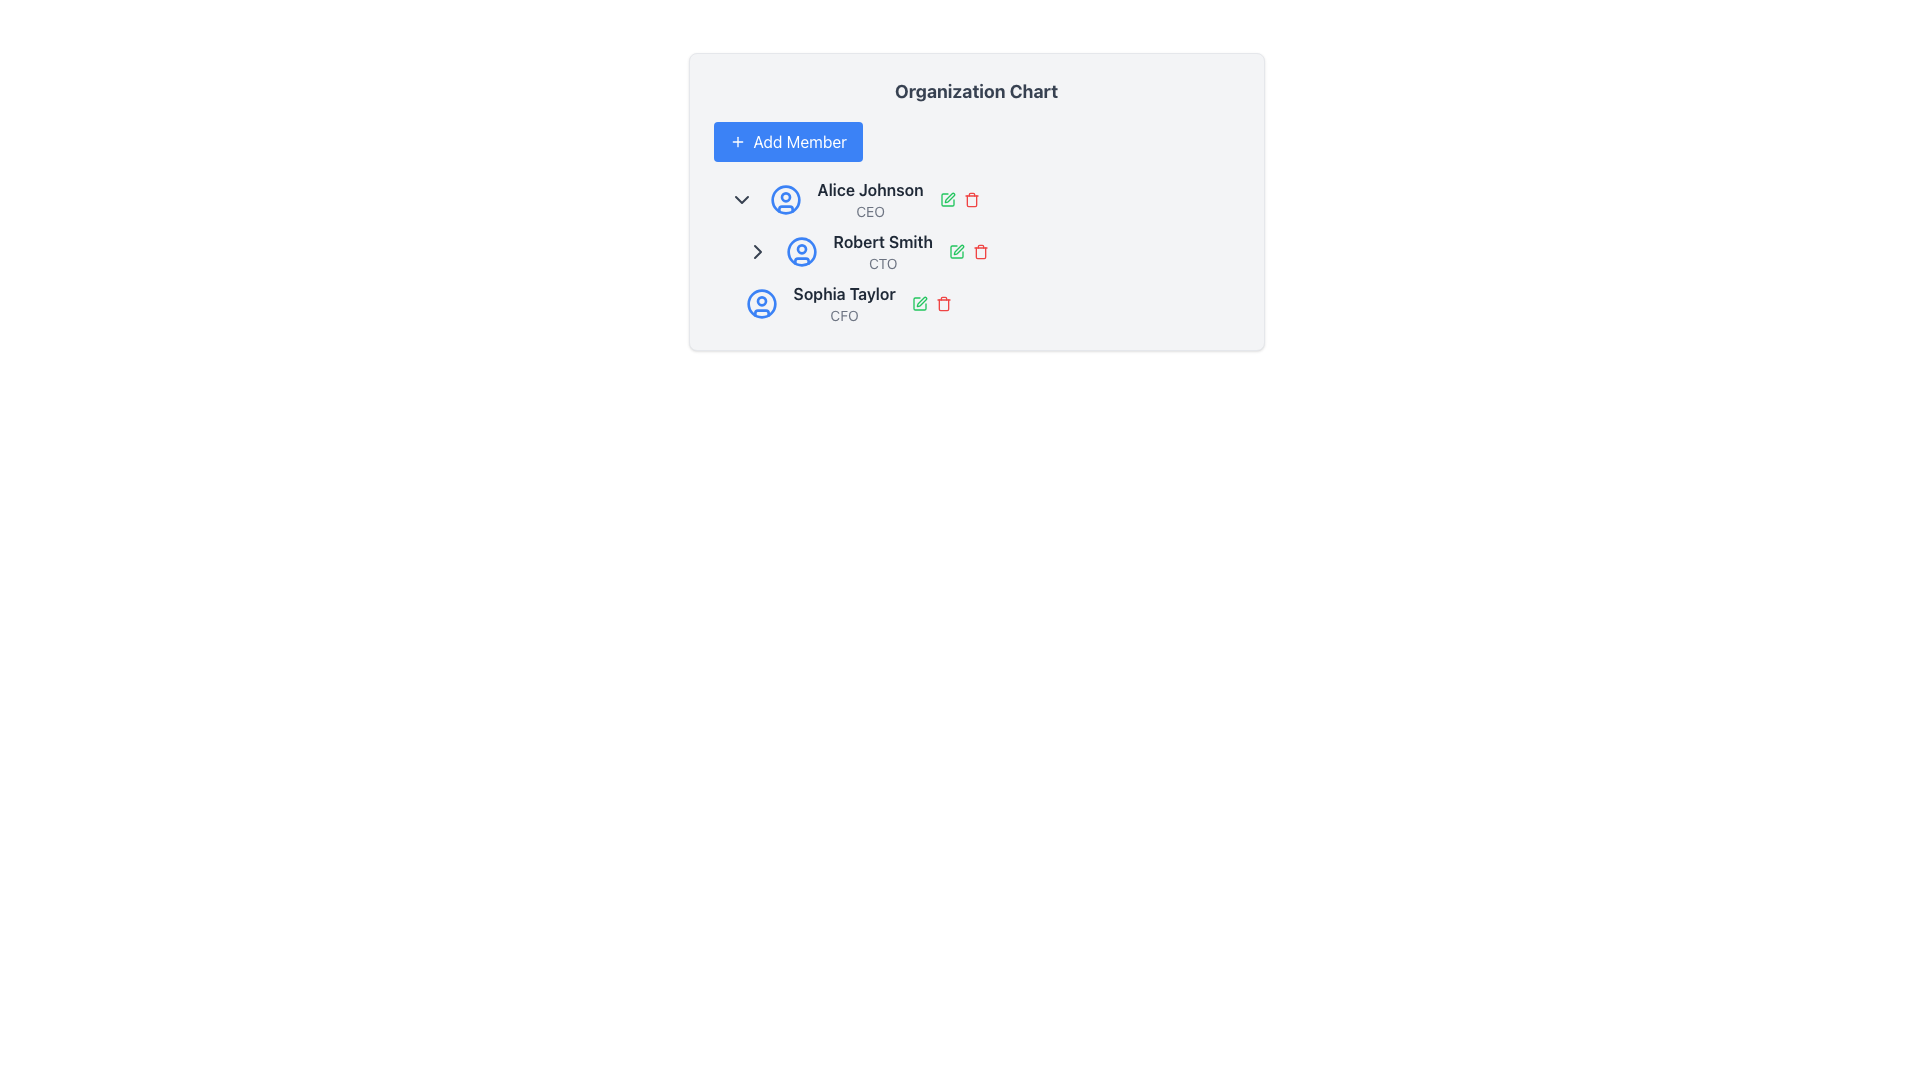  I want to click on the text label that describes Robert Smith's role as Chief Technology Officer, which is positioned directly beneath his name in the organizational chart, so click(882, 262).